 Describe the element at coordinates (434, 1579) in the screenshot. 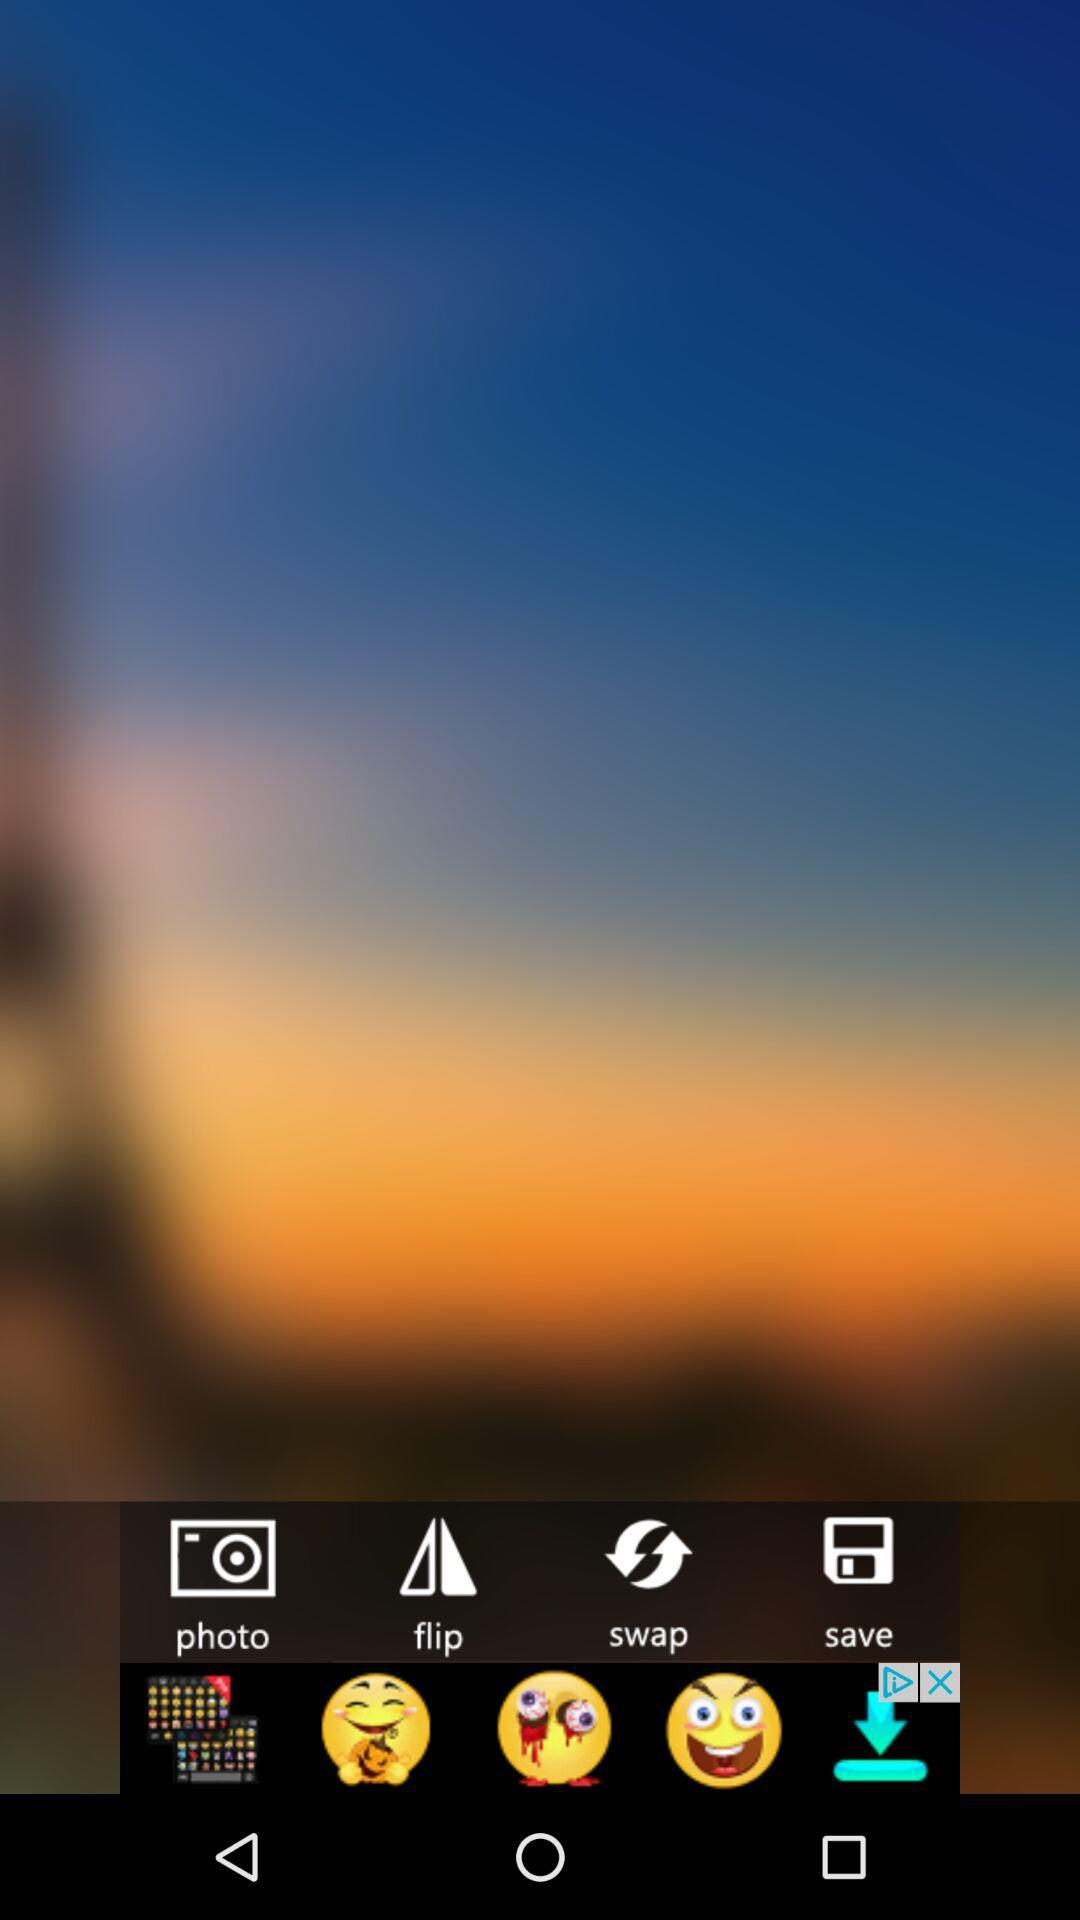

I see `setting page` at that location.